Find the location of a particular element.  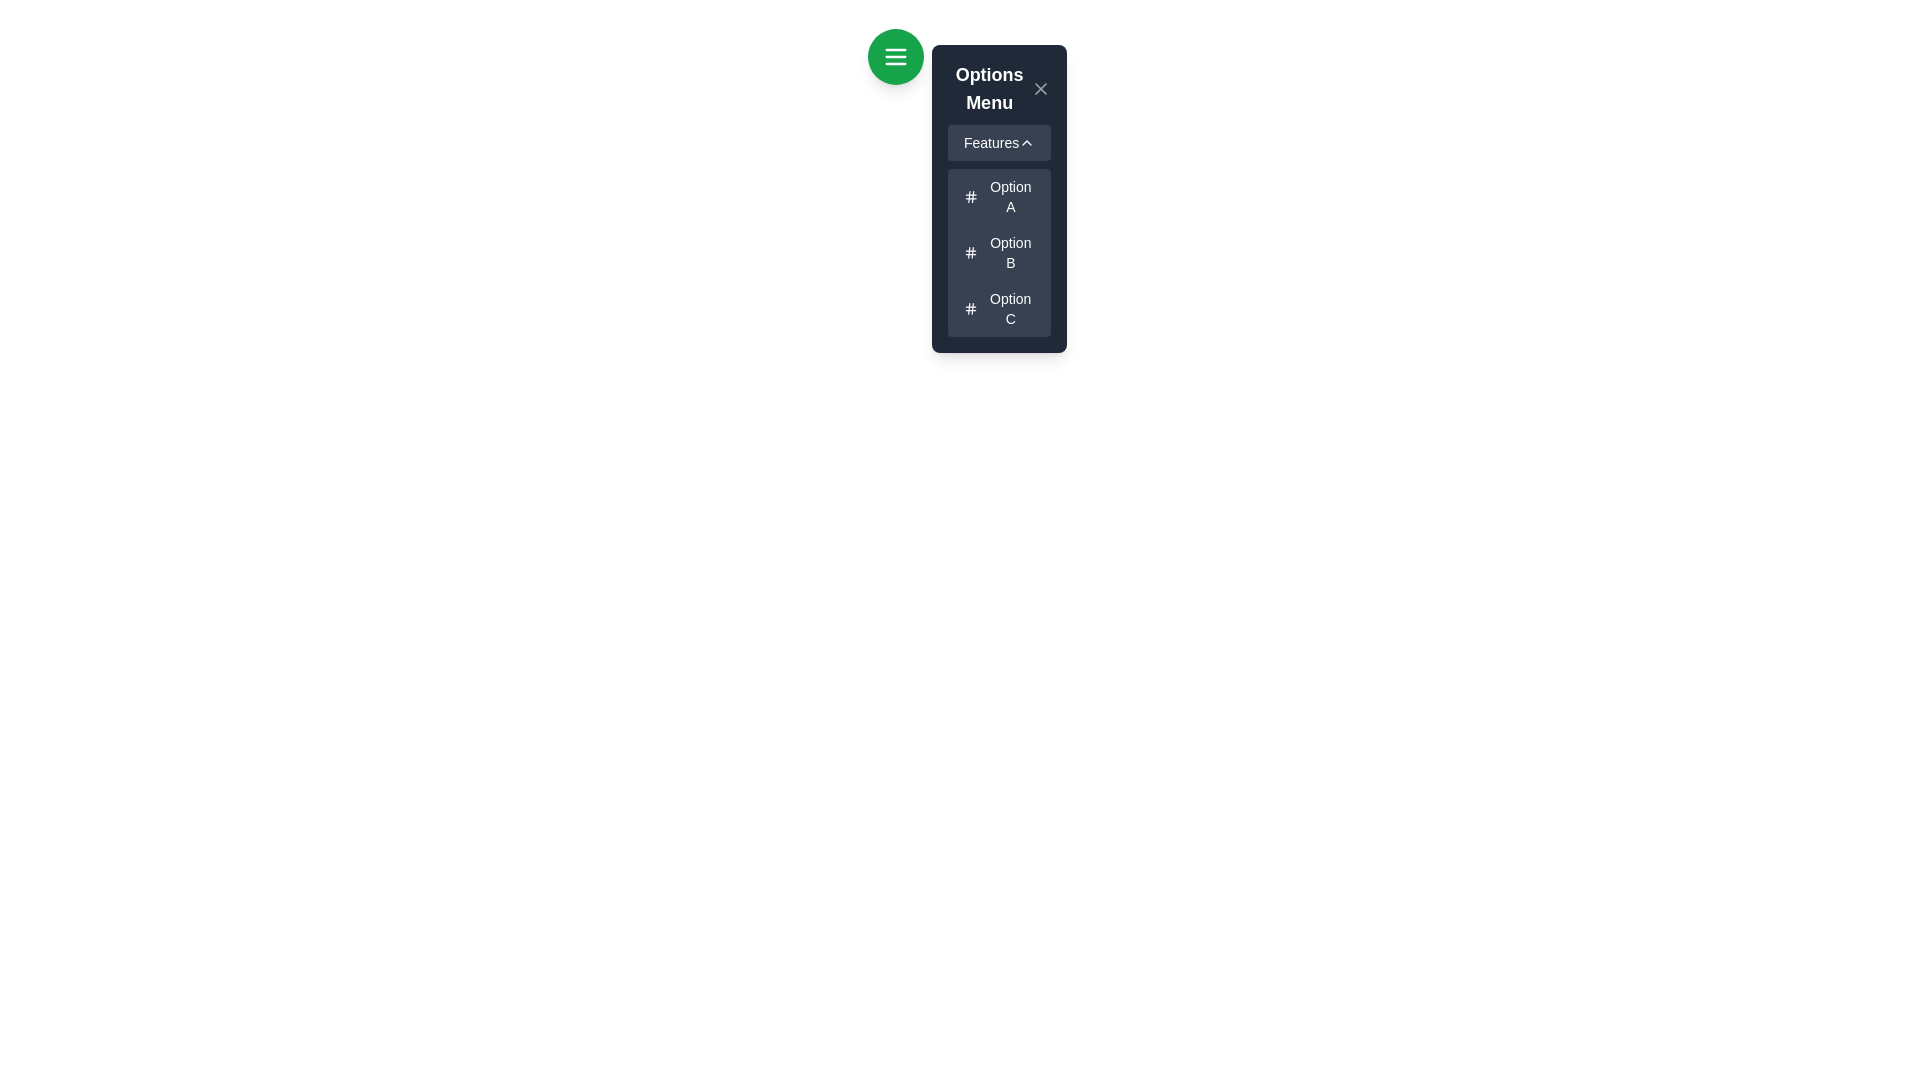

the 'Features' button with a dark gray background is located at coordinates (999, 141).